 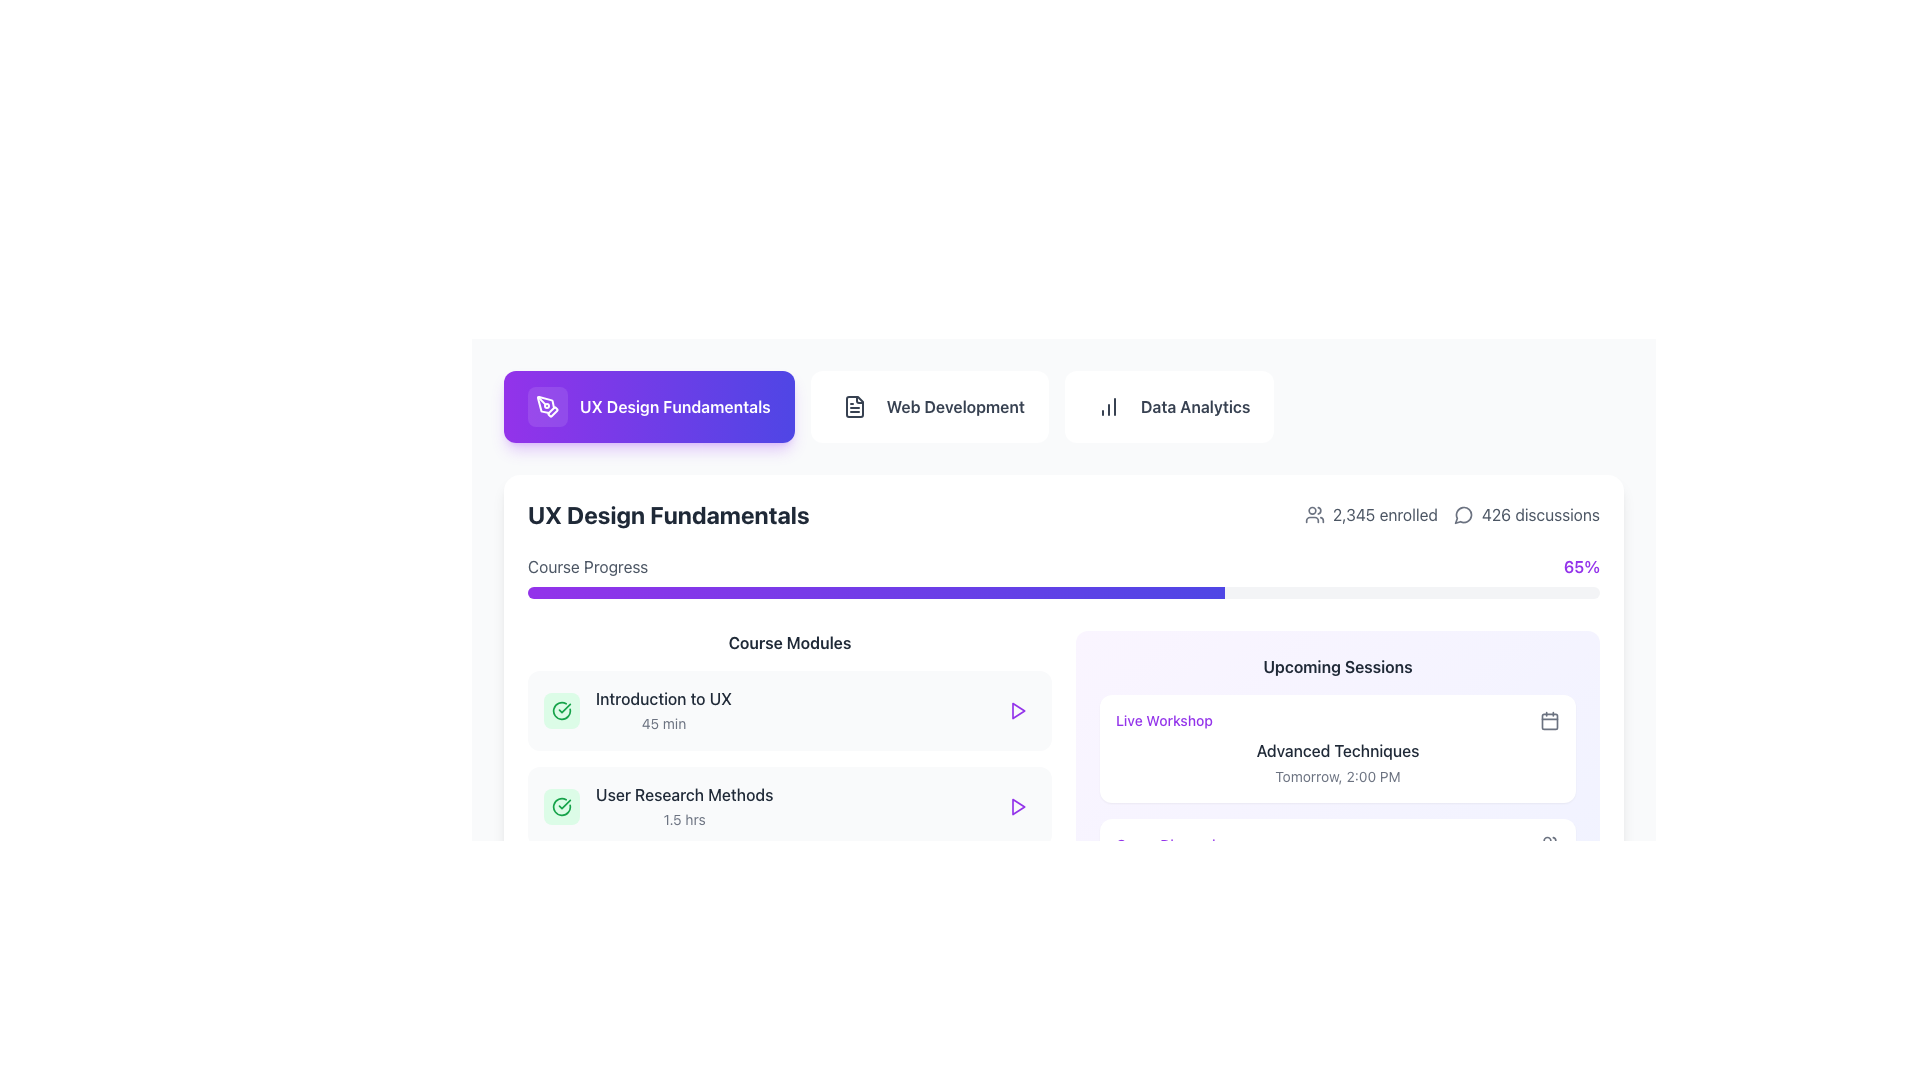 I want to click on the main title text element for the course currently being viewed, which is positioned under the 'UX Design Fundamentals' button with a purple background, so click(x=668, y=514).